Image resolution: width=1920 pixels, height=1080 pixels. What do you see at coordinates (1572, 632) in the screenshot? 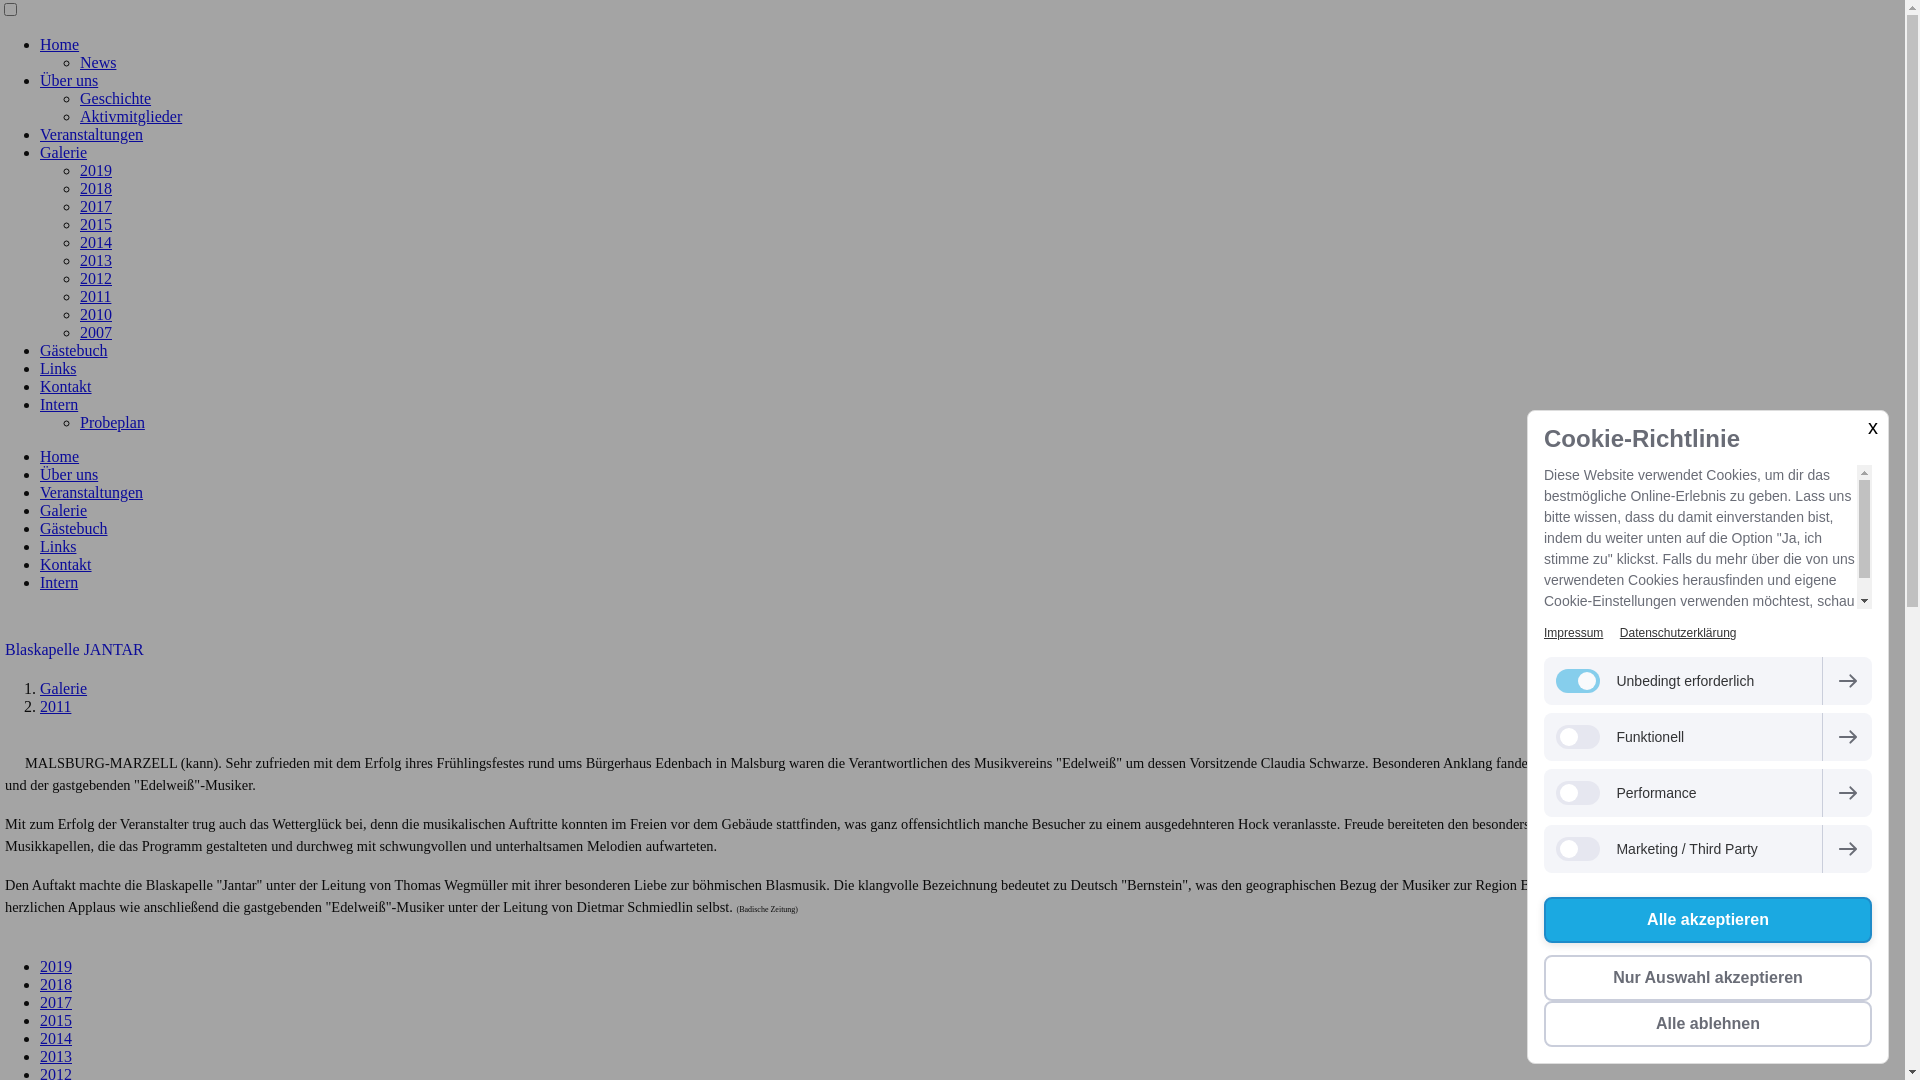
I see `'Impressum'` at bounding box center [1572, 632].